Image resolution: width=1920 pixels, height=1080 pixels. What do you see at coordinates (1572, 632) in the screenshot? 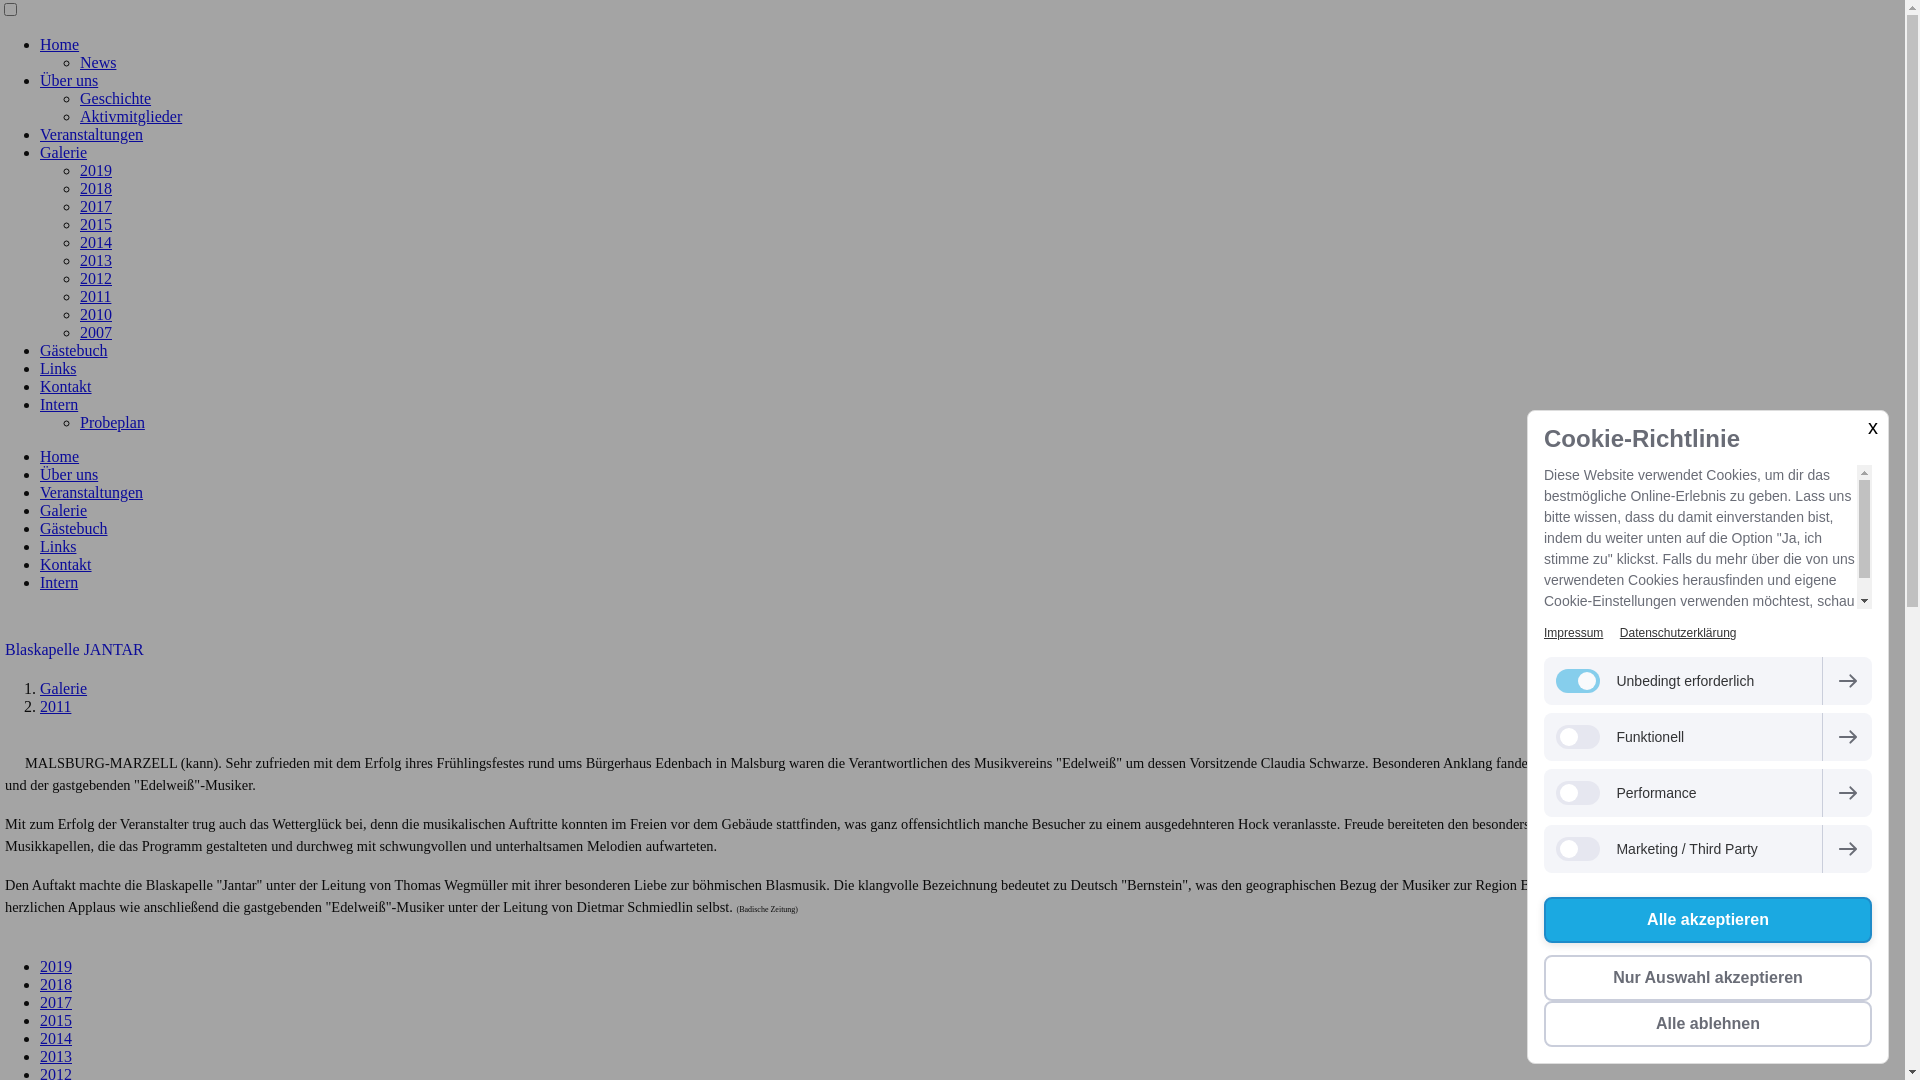
I see `'Impressum'` at bounding box center [1572, 632].